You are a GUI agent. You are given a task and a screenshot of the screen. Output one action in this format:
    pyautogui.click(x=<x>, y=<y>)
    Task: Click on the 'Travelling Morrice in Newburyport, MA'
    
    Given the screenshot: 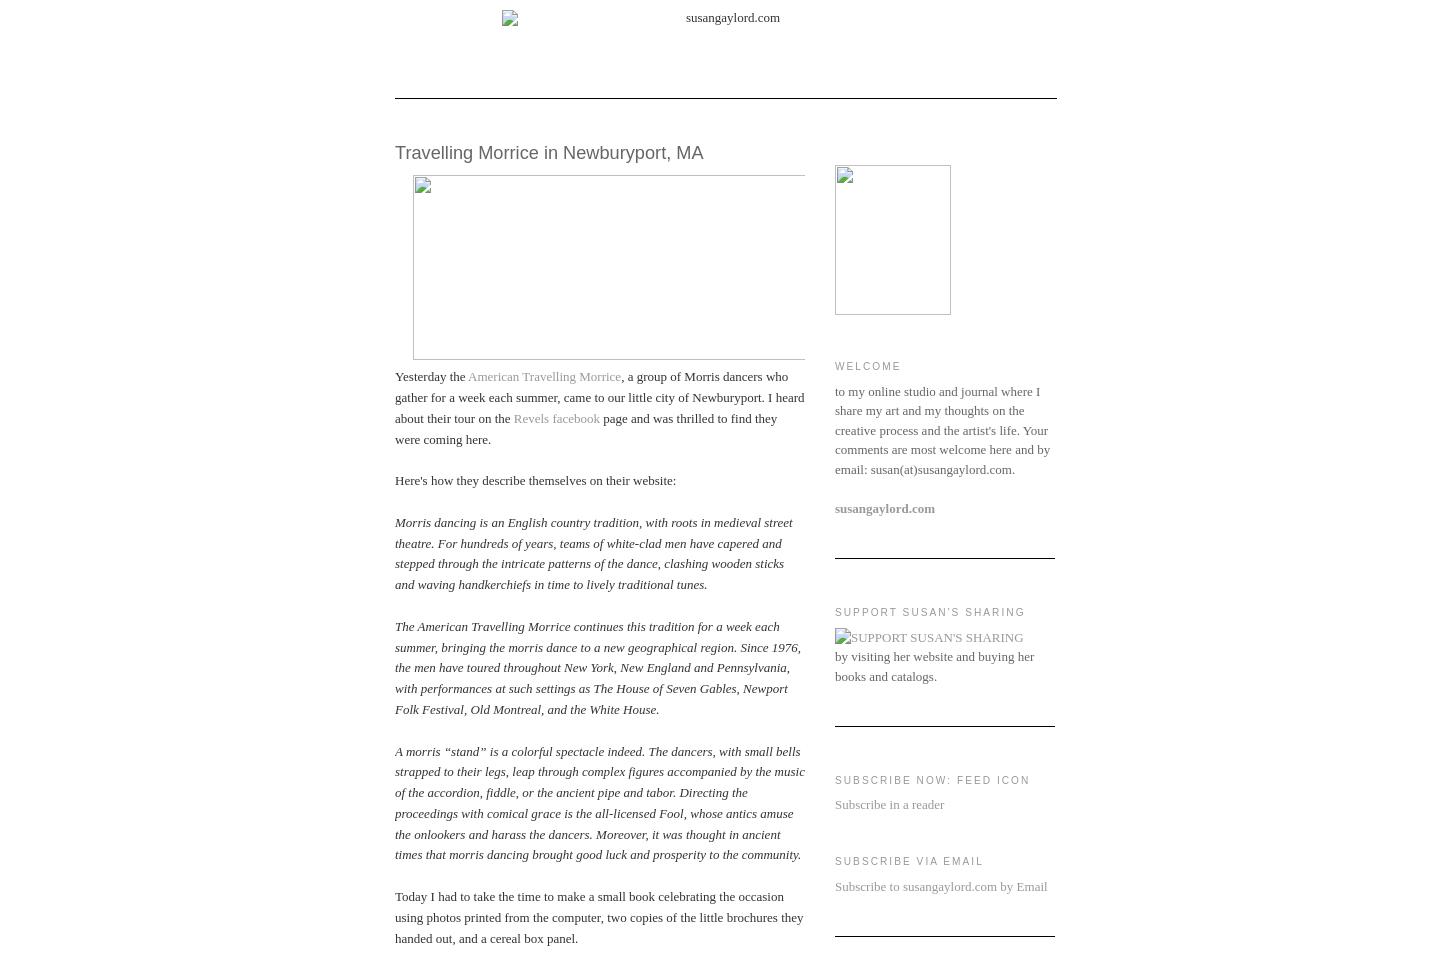 What is the action you would take?
    pyautogui.click(x=548, y=152)
    